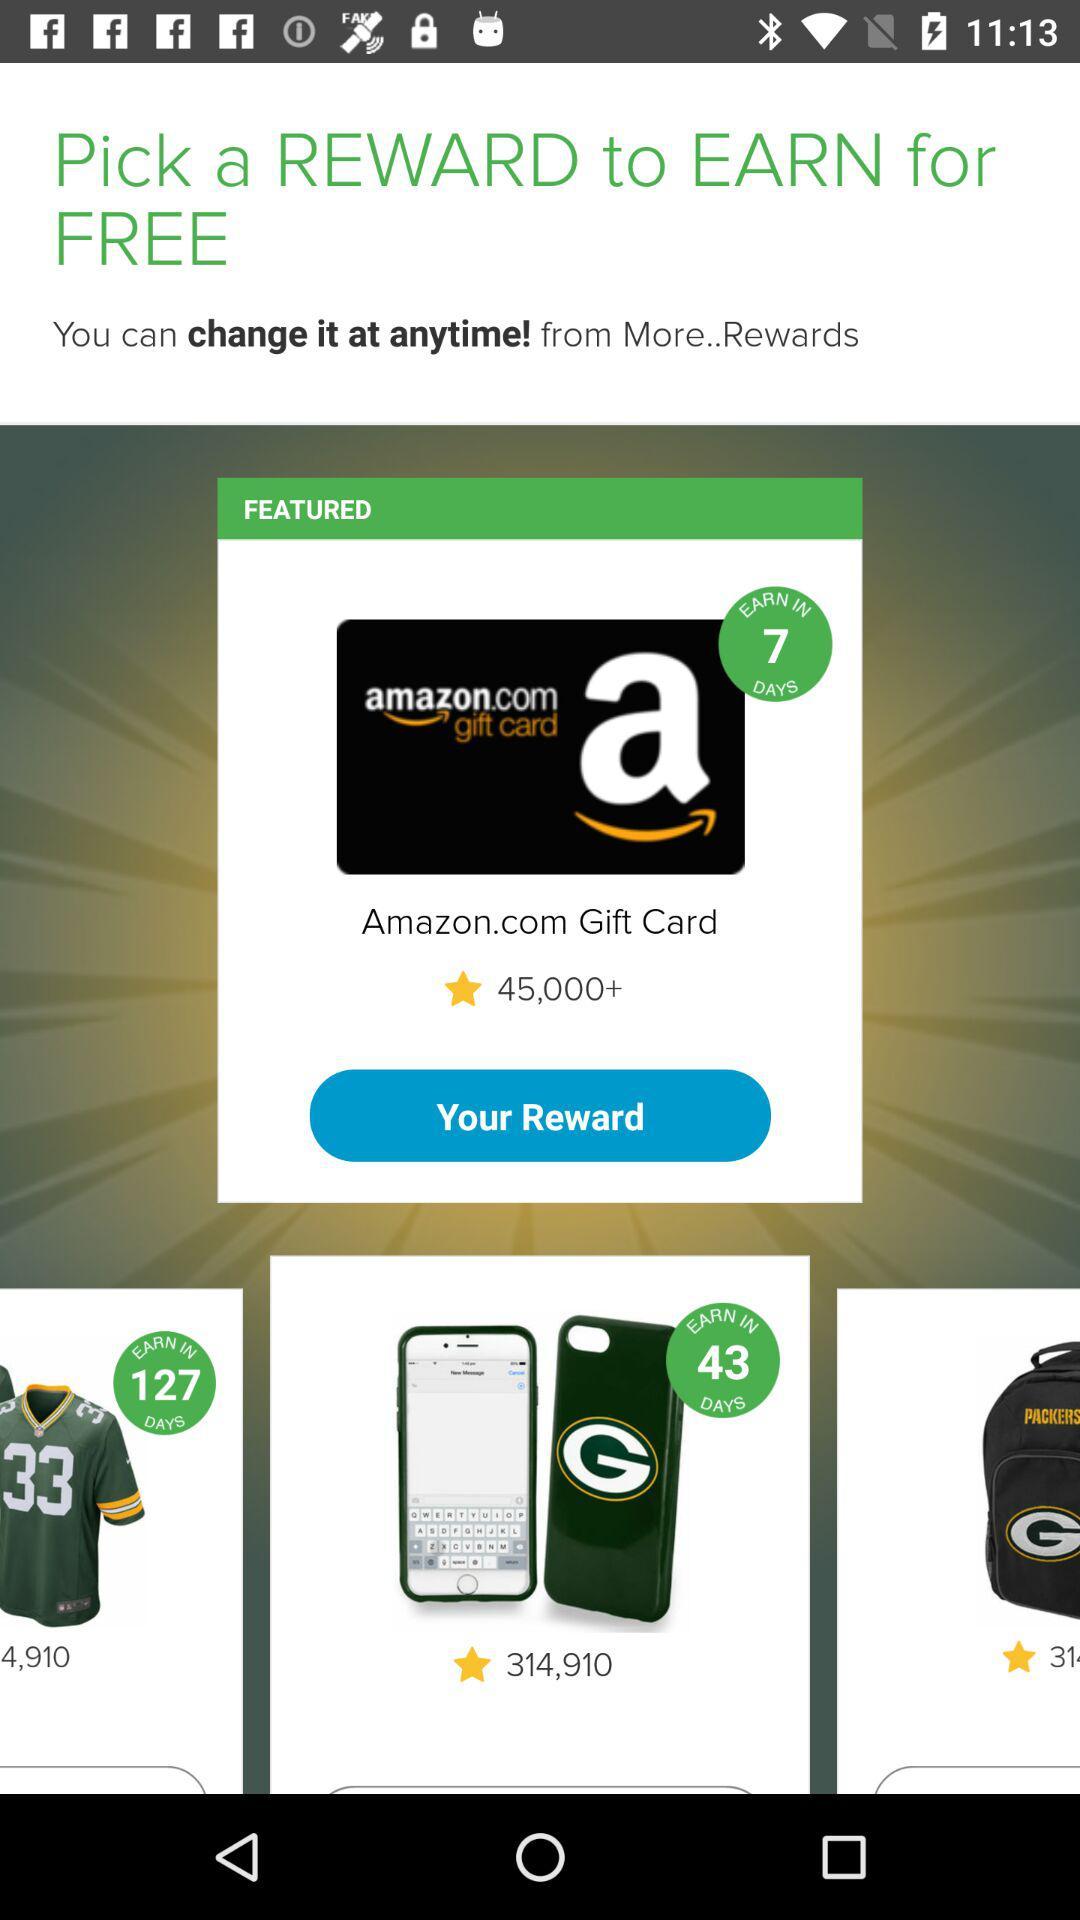 The image size is (1080, 1920). I want to click on the image at the centre bottom, so click(540, 1471).